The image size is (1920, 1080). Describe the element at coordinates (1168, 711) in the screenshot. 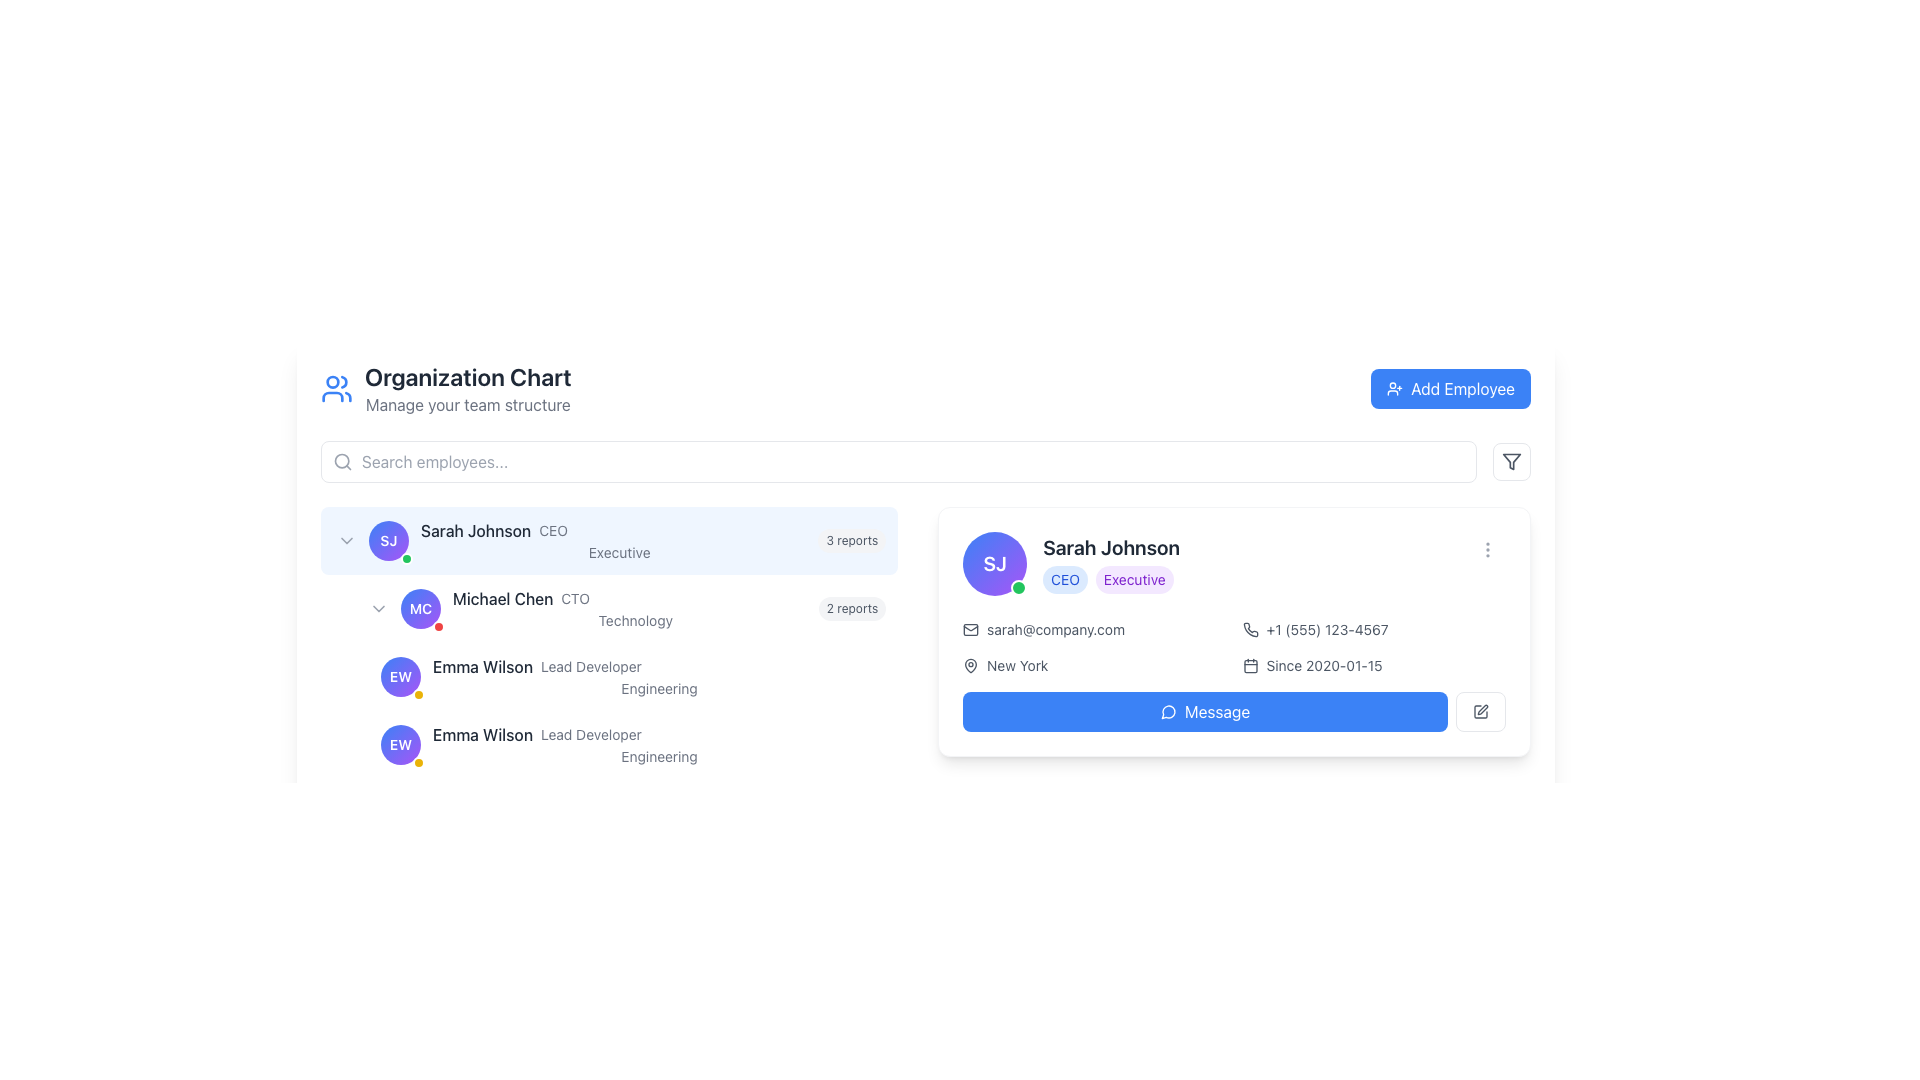

I see `the circular message bubble icon, which is outlined with a darker stroke and located inside the 'Message' button in the user's profile card area` at that location.